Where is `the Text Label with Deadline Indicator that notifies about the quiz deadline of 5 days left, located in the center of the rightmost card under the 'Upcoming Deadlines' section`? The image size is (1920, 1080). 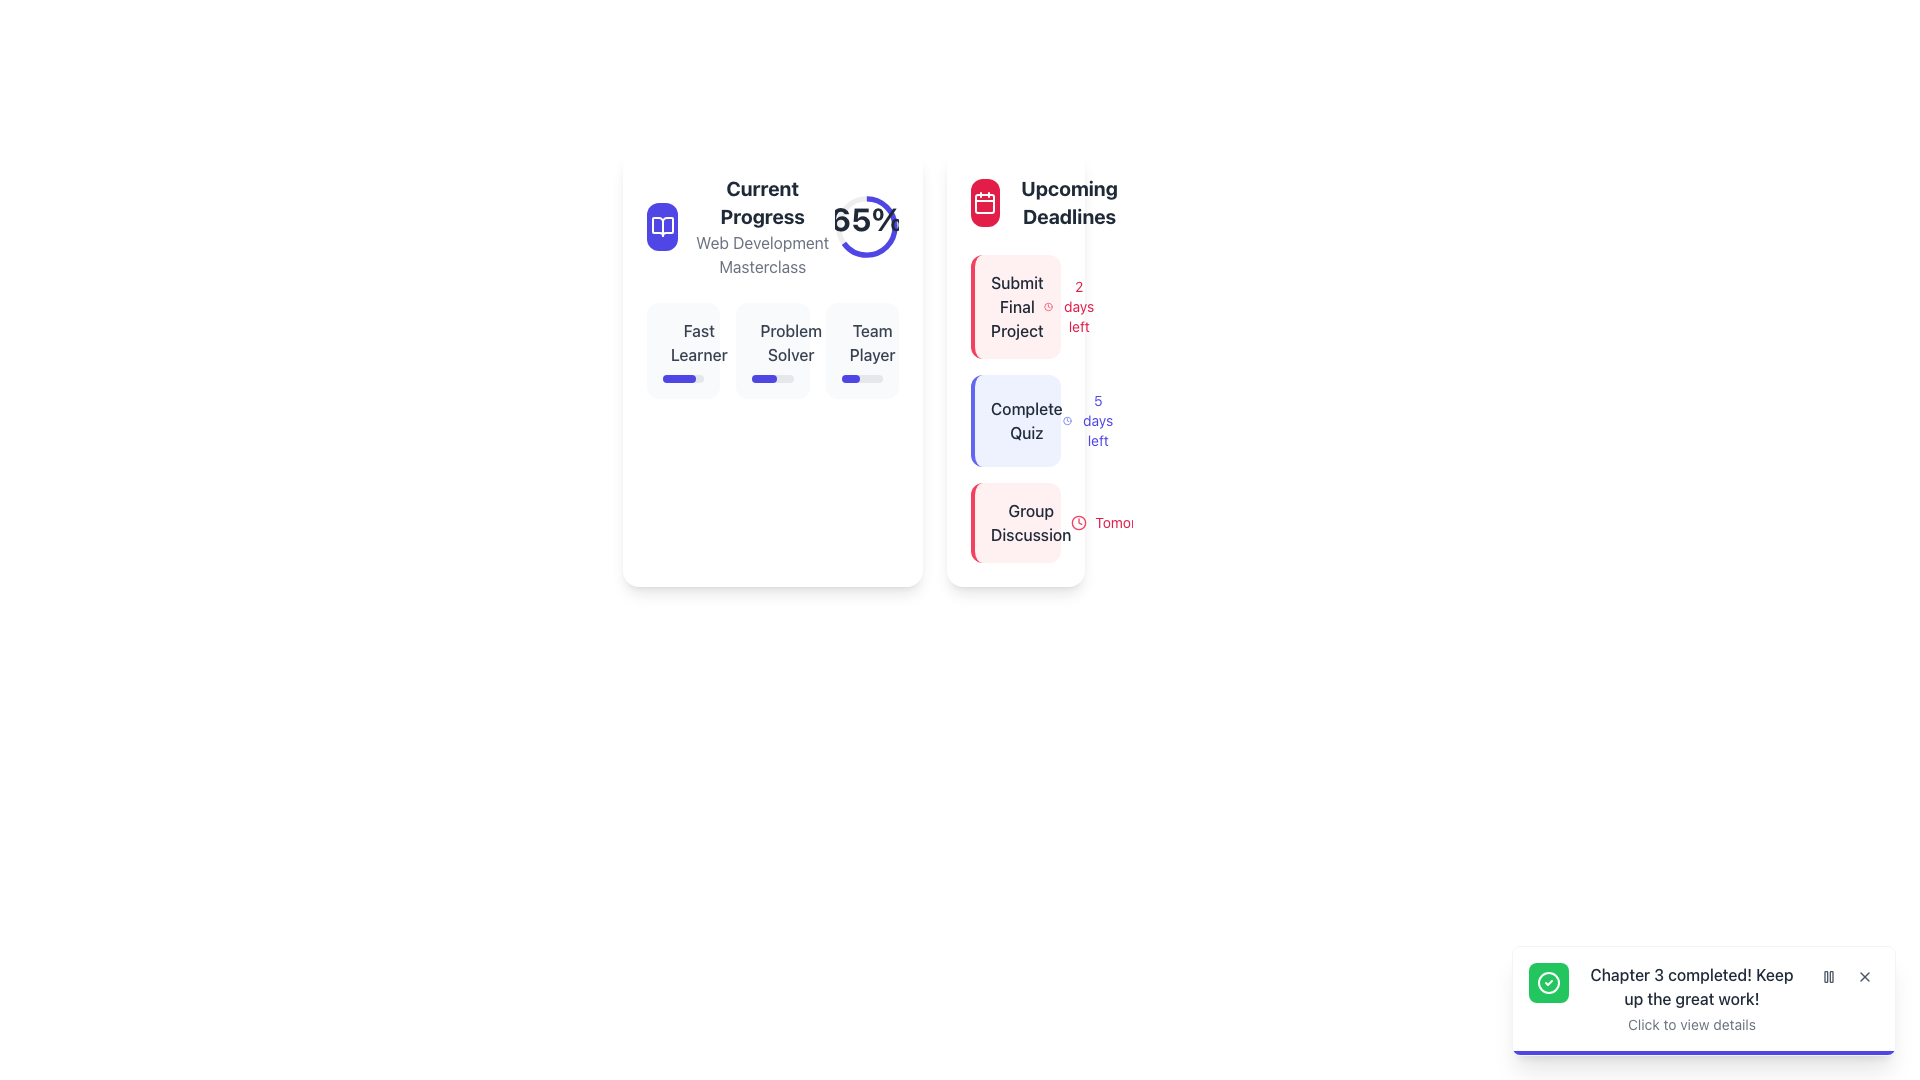
the Text Label with Deadline Indicator that notifies about the quiz deadline of 5 days left, located in the center of the rightmost card under the 'Upcoming Deadlines' section is located at coordinates (1017, 419).